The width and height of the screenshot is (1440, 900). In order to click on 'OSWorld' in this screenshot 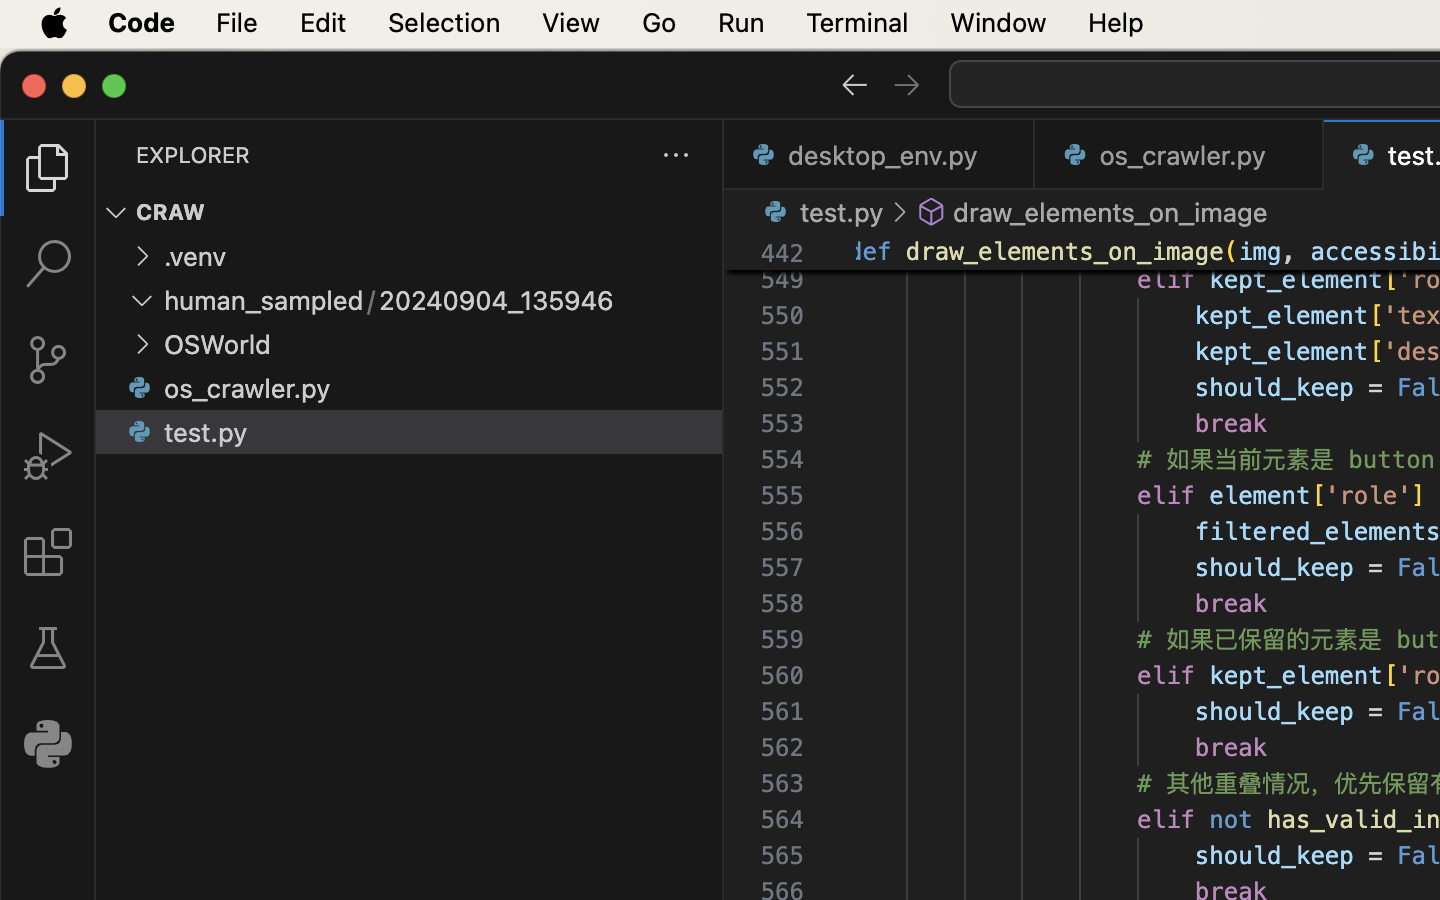, I will do `click(218, 344)`.